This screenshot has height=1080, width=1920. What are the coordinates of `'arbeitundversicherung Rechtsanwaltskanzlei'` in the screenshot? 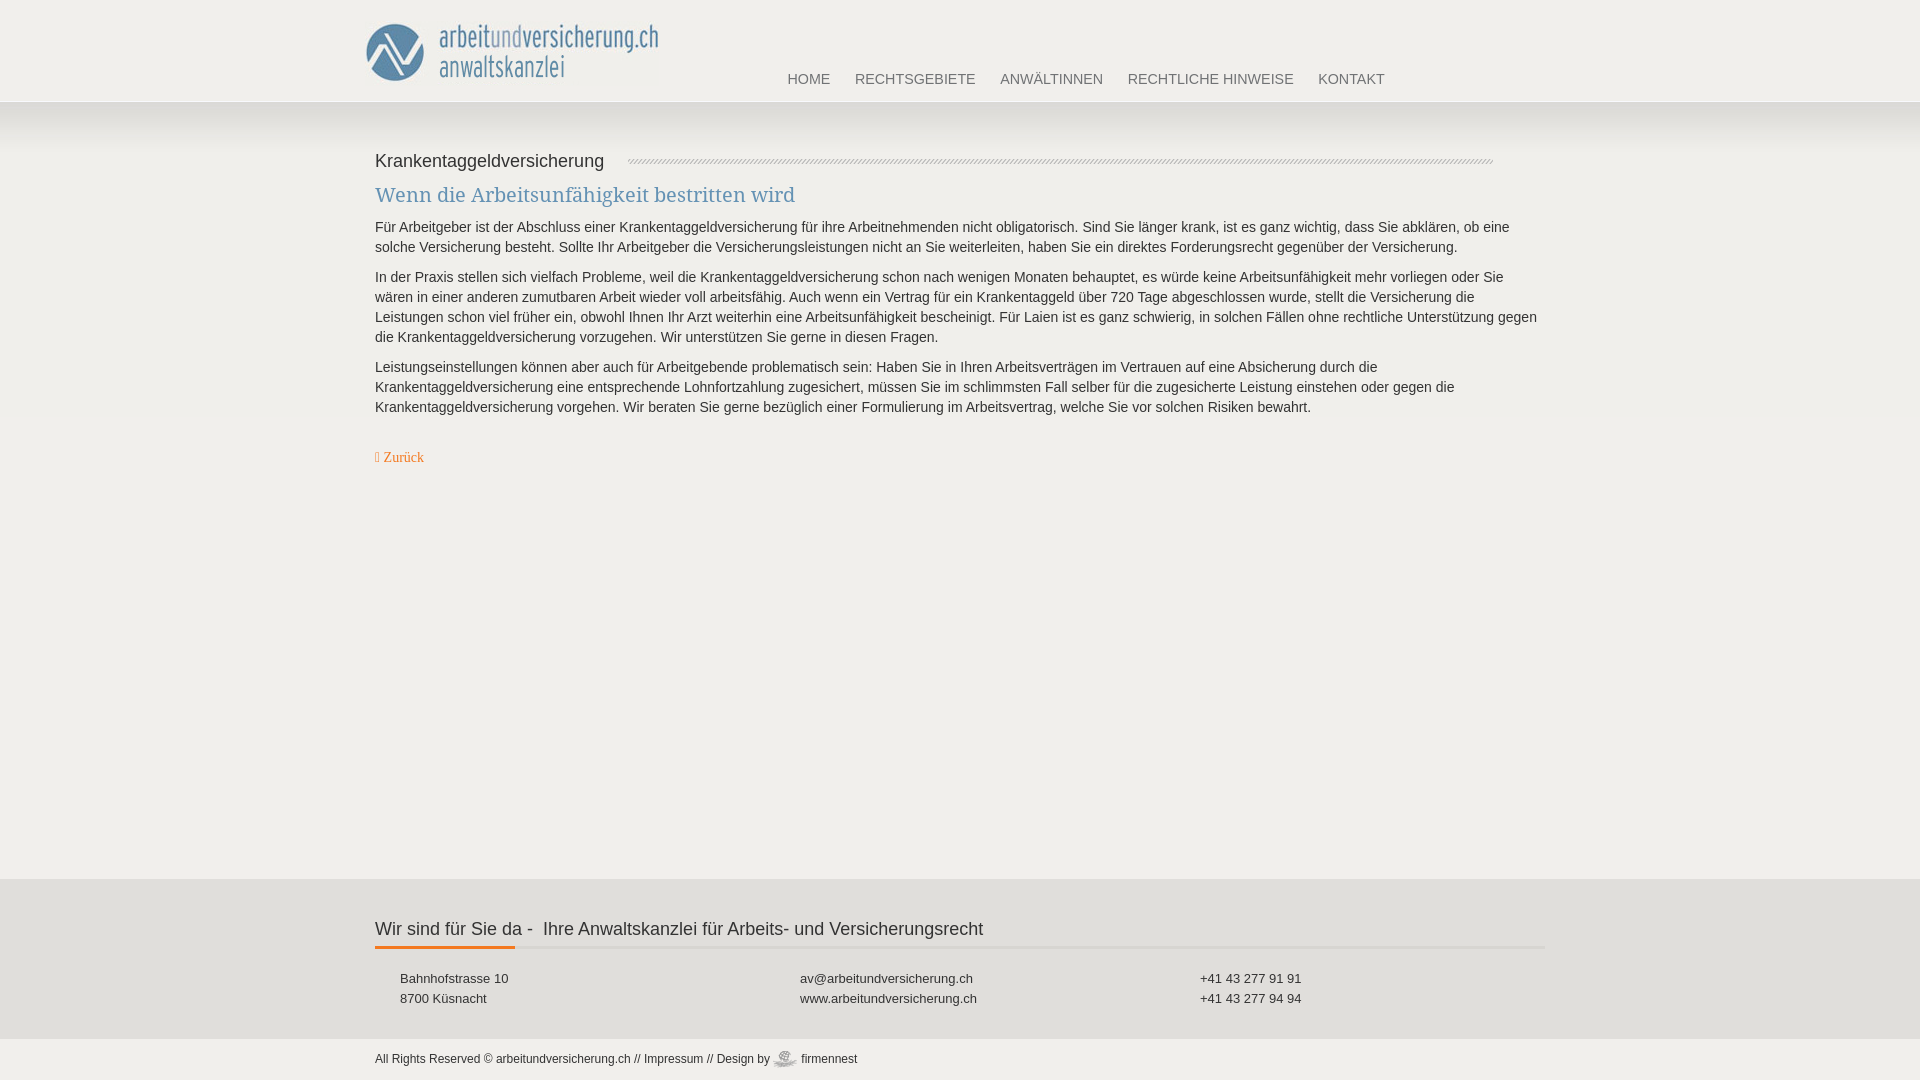 It's located at (512, 42).